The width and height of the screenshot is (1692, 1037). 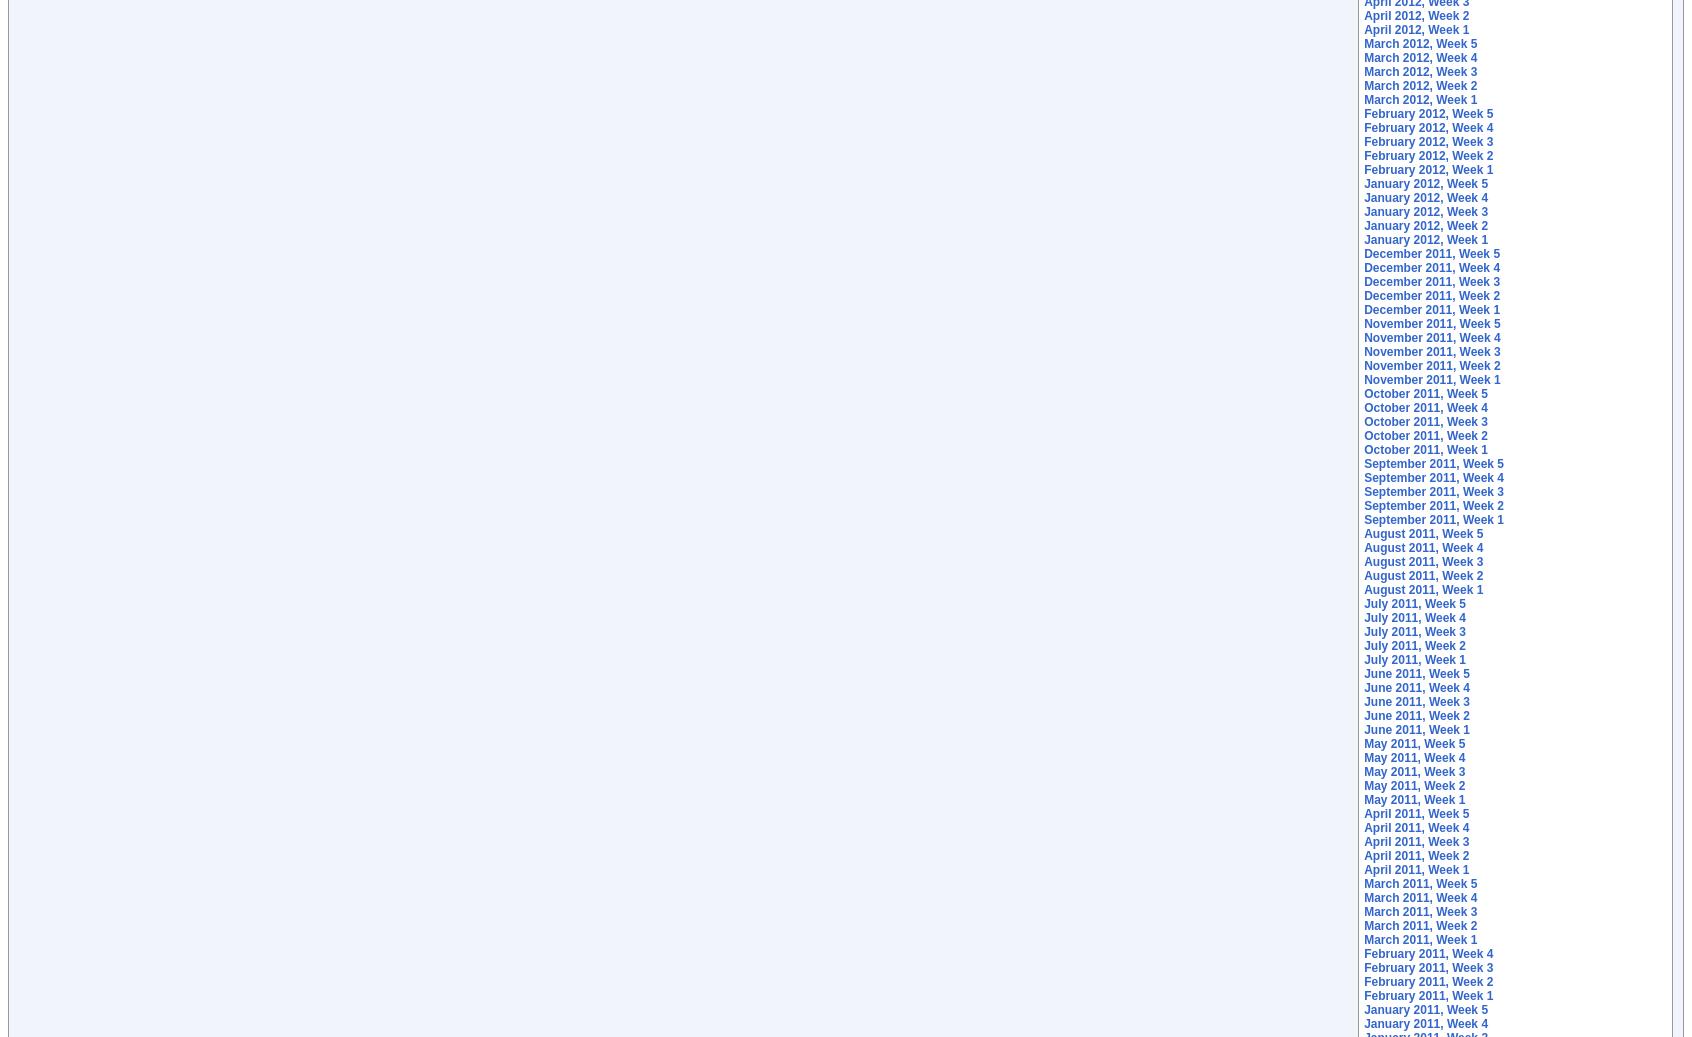 I want to click on 'April 2011, Week 1', so click(x=1415, y=870).